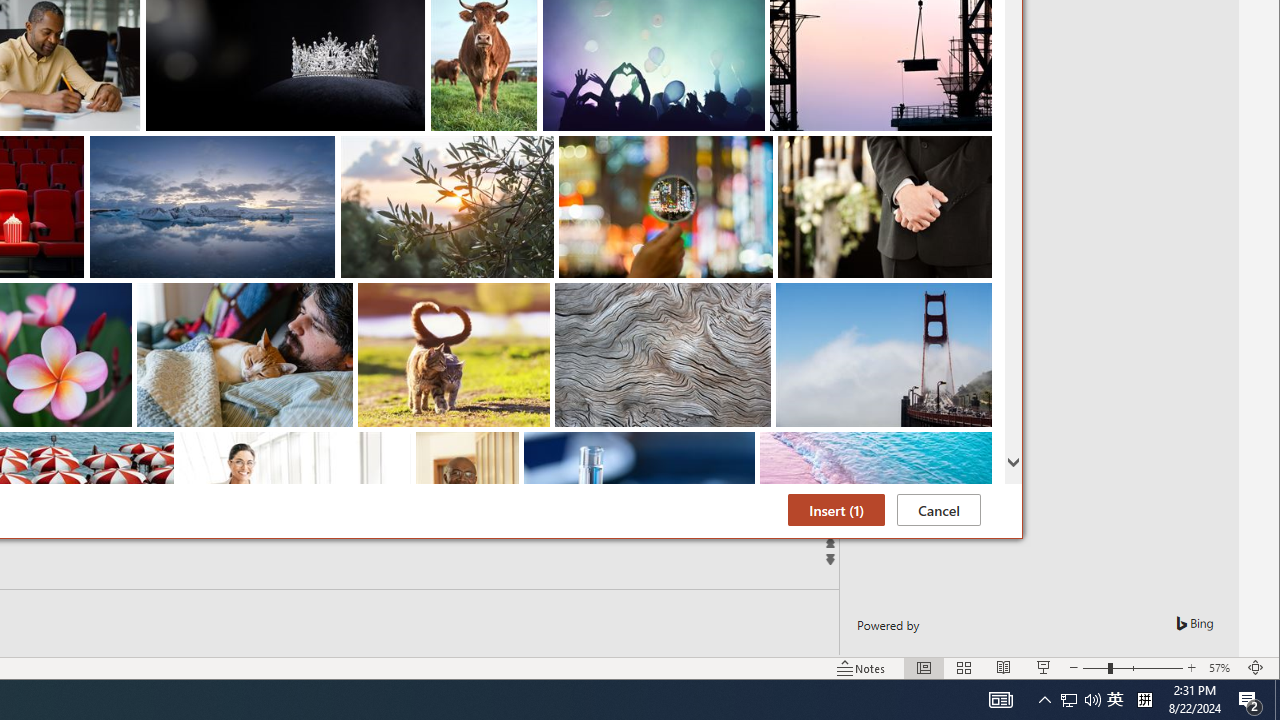 The height and width of the screenshot is (720, 1280). Describe the element at coordinates (1221, 668) in the screenshot. I see `'Zoom 57%'` at that location.